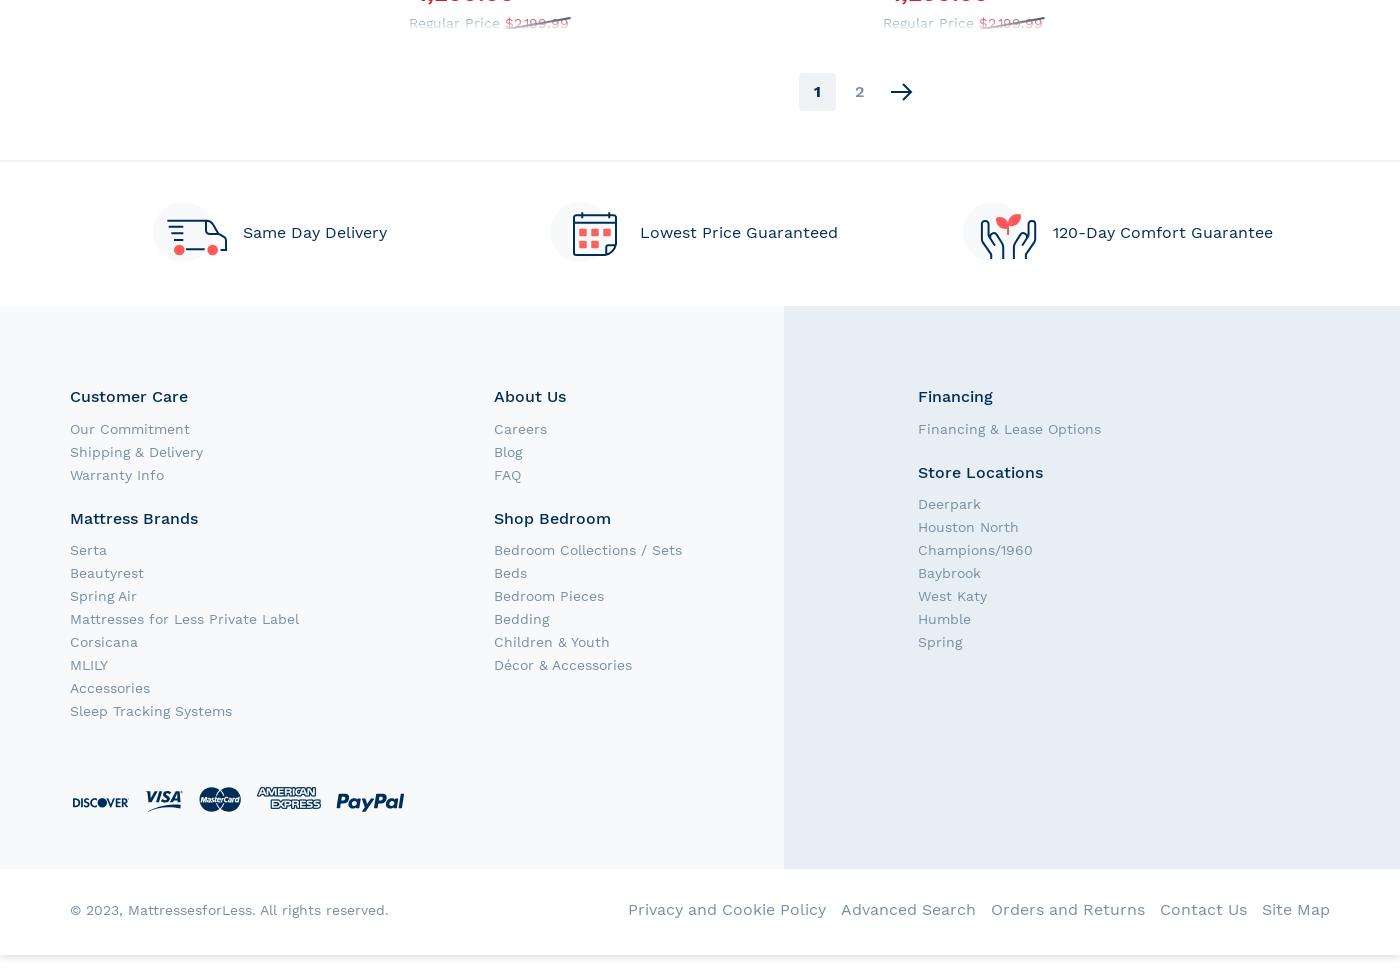  I want to click on 'Bedding', so click(521, 618).